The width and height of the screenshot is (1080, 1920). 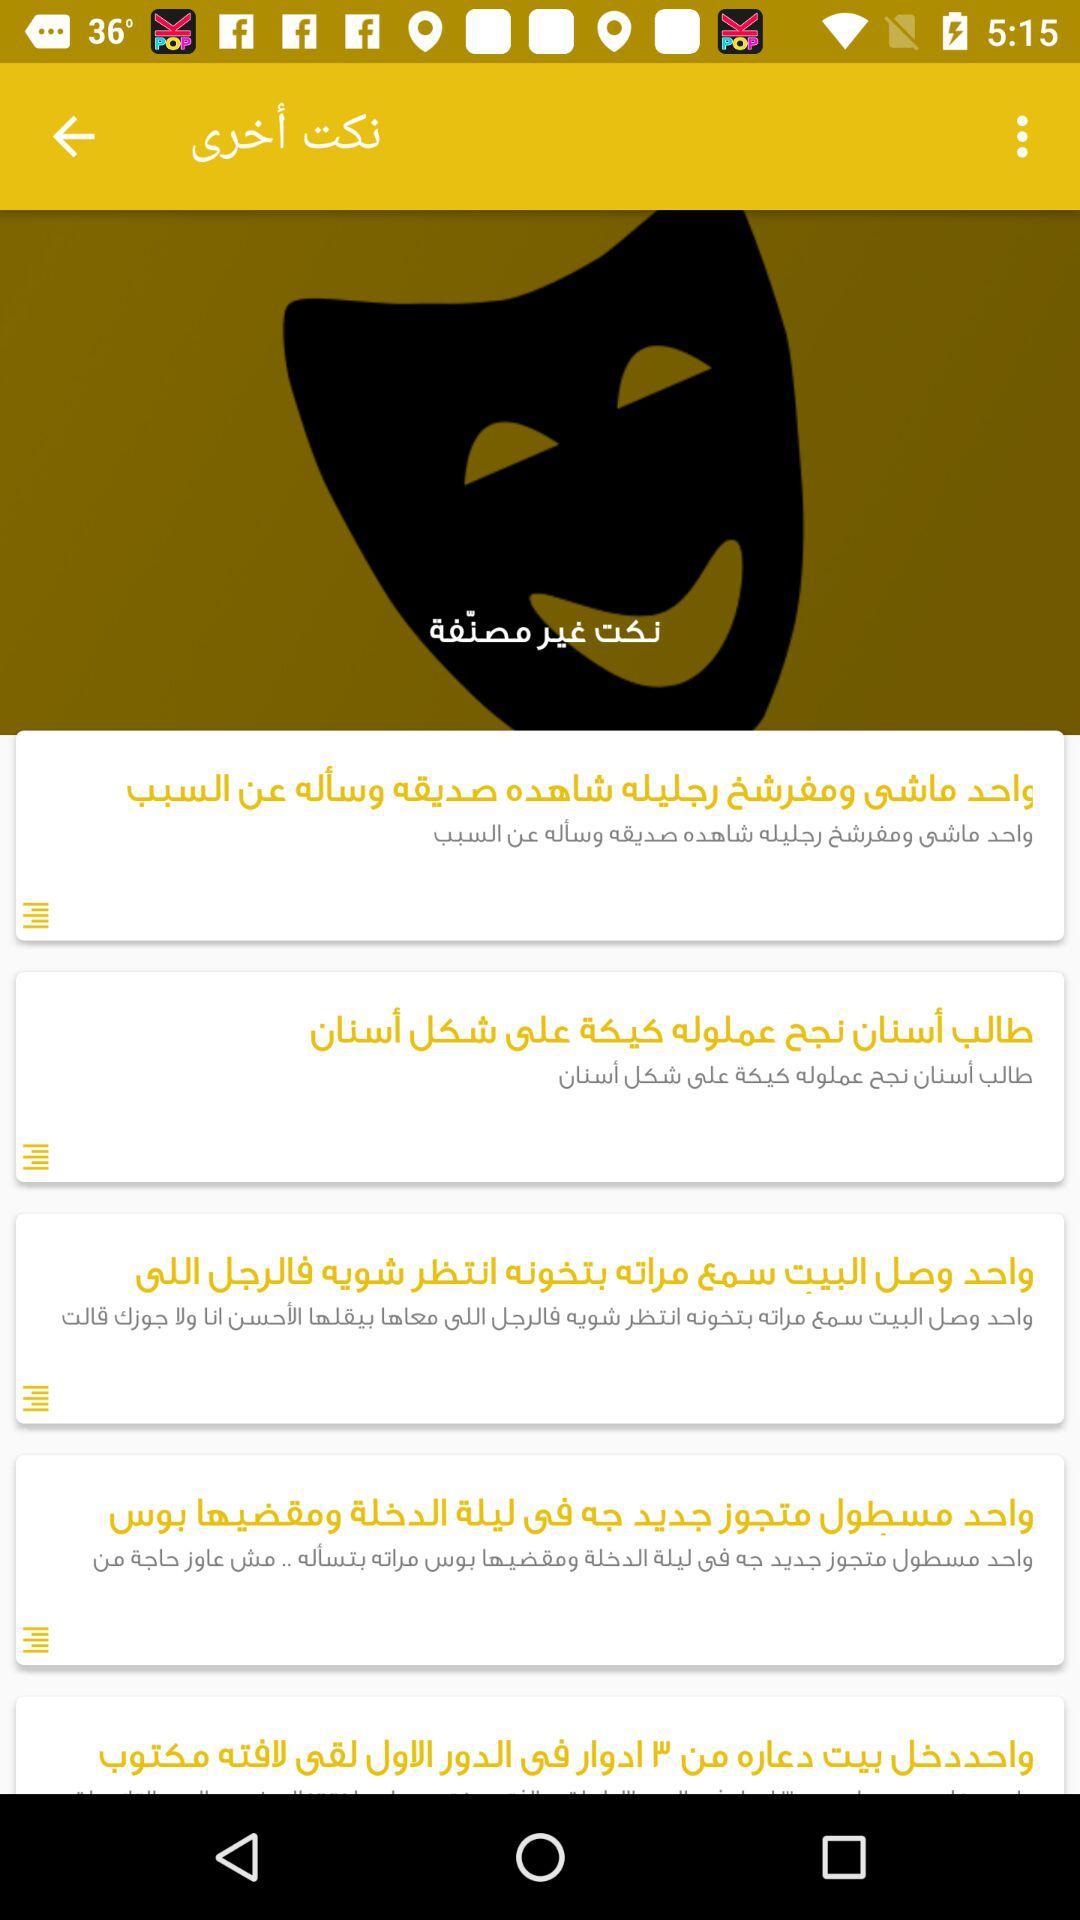 What do you see at coordinates (1027, 135) in the screenshot?
I see `item at the top right corner` at bounding box center [1027, 135].